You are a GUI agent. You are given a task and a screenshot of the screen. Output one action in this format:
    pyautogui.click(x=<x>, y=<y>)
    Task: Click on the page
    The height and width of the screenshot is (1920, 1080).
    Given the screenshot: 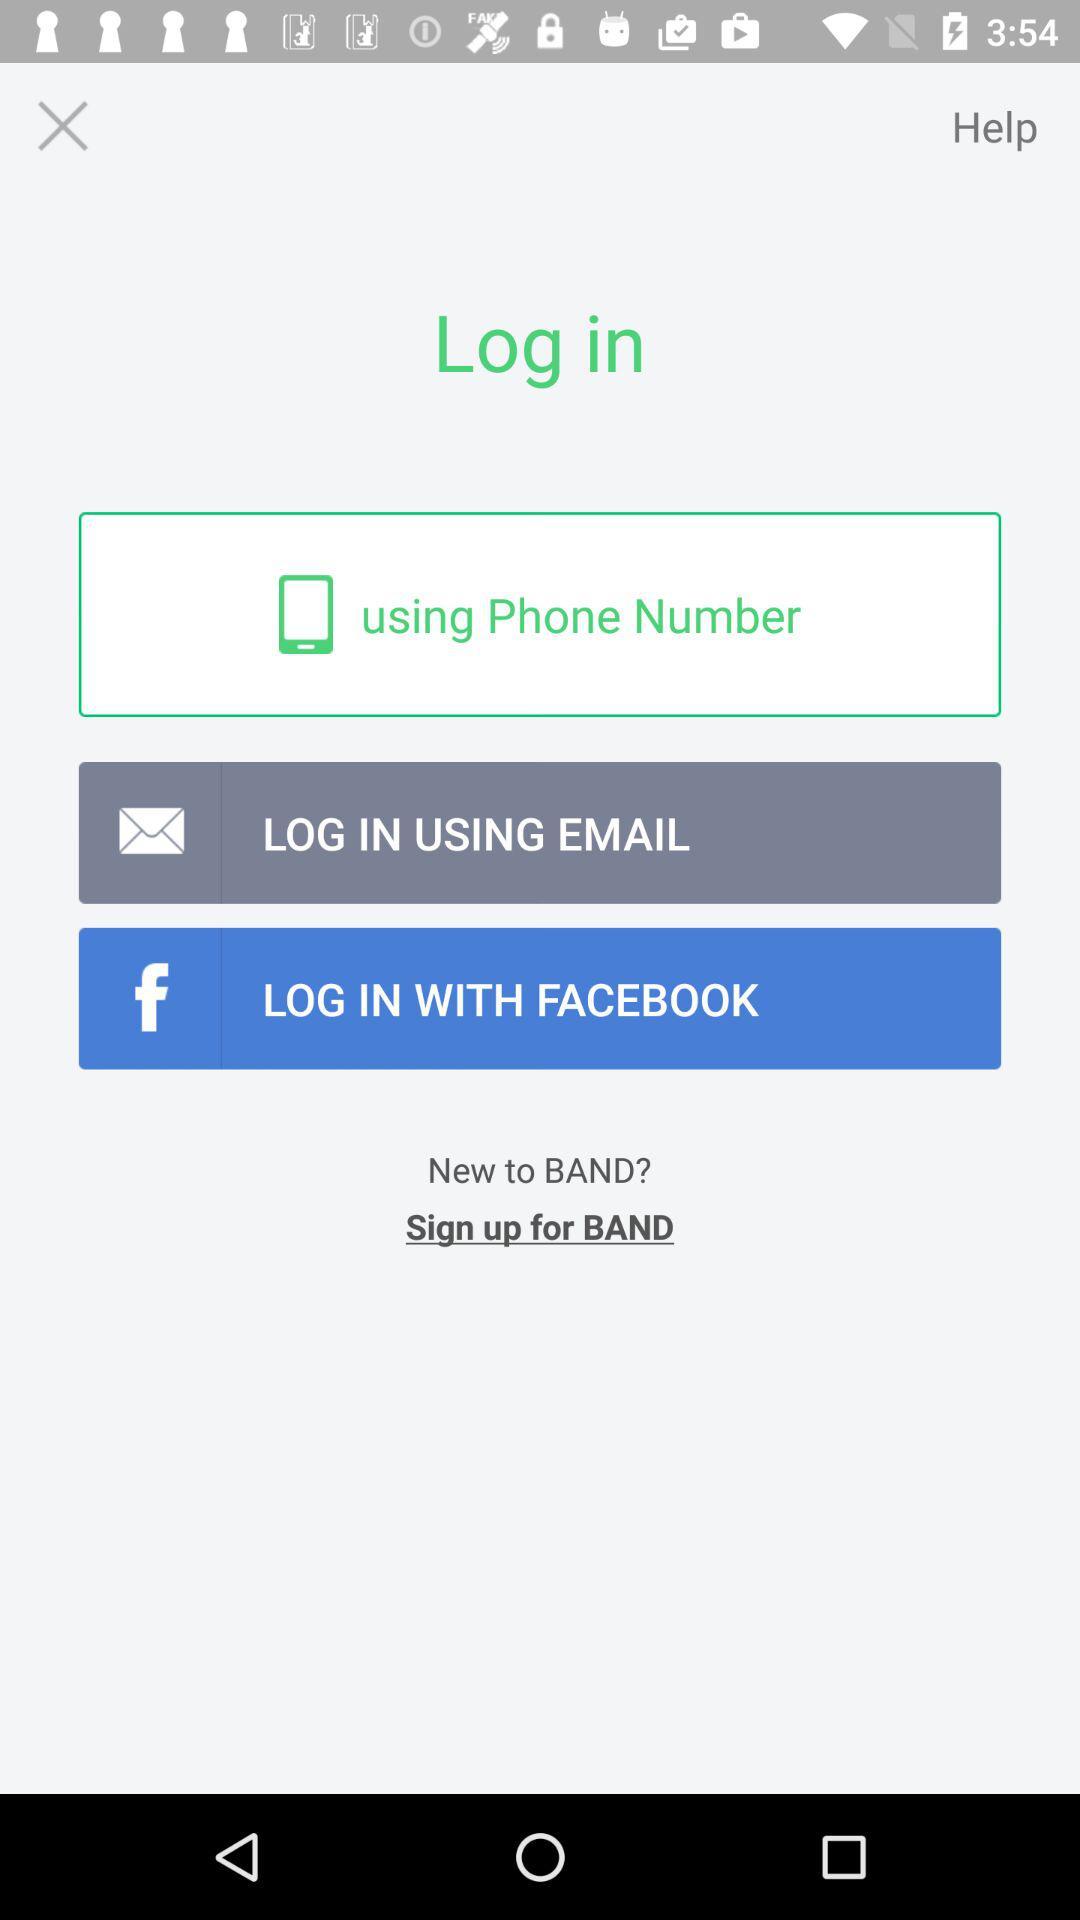 What is the action you would take?
    pyautogui.click(x=61, y=124)
    